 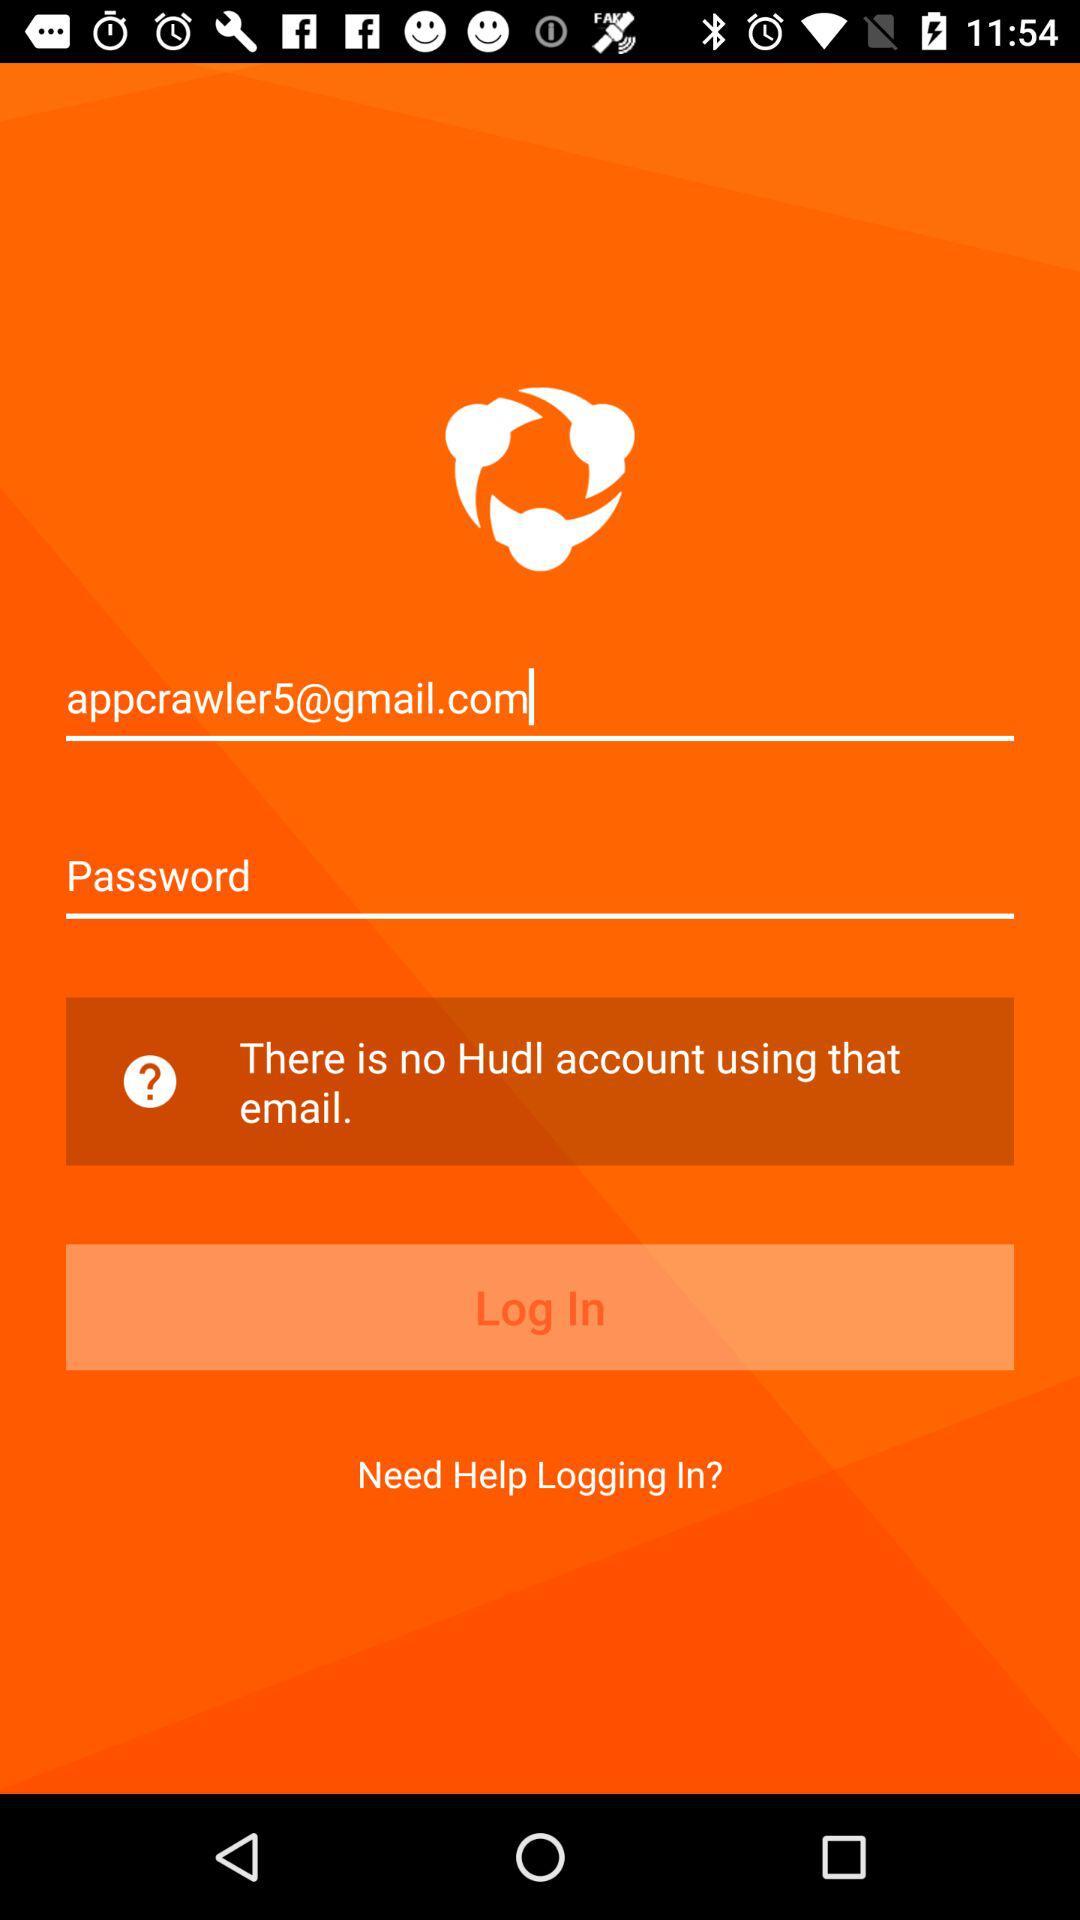 What do you see at coordinates (540, 1473) in the screenshot?
I see `need help logging` at bounding box center [540, 1473].